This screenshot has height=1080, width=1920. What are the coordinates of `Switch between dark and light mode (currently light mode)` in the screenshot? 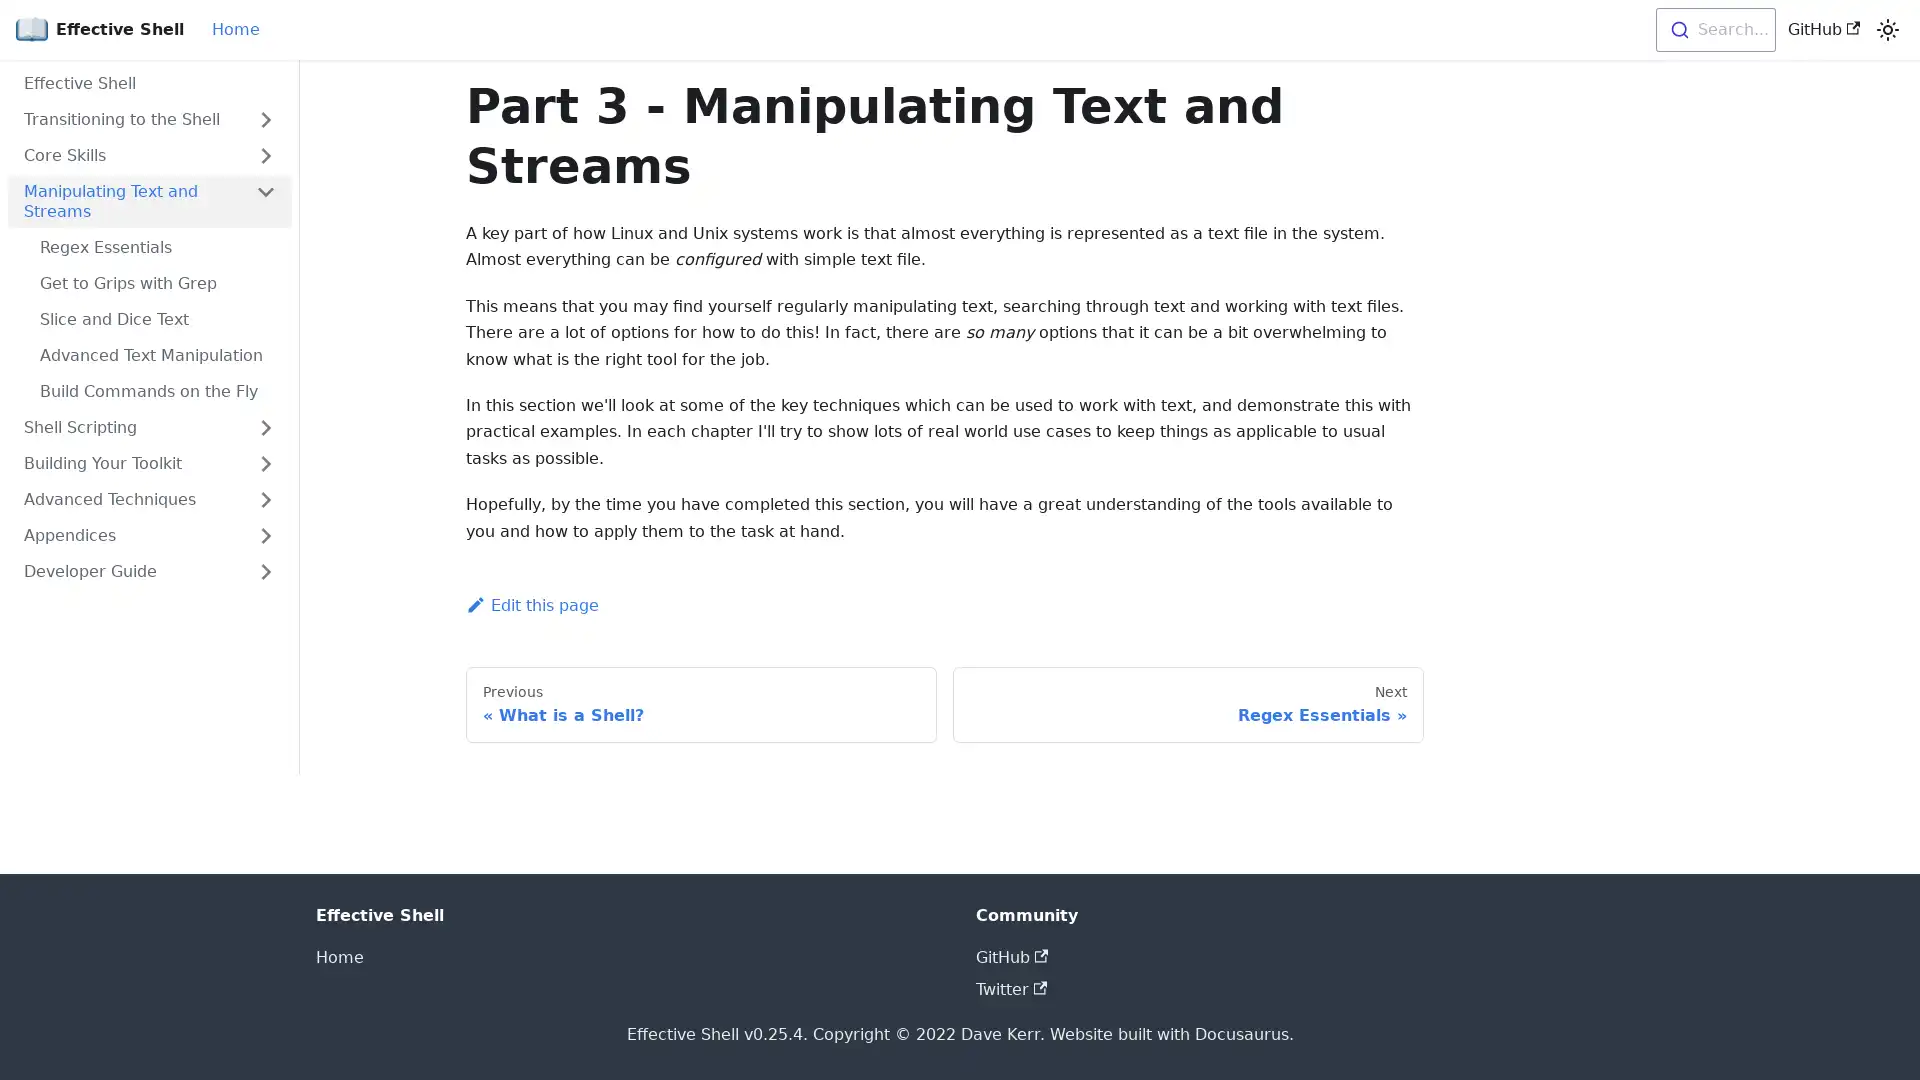 It's located at (1886, 30).